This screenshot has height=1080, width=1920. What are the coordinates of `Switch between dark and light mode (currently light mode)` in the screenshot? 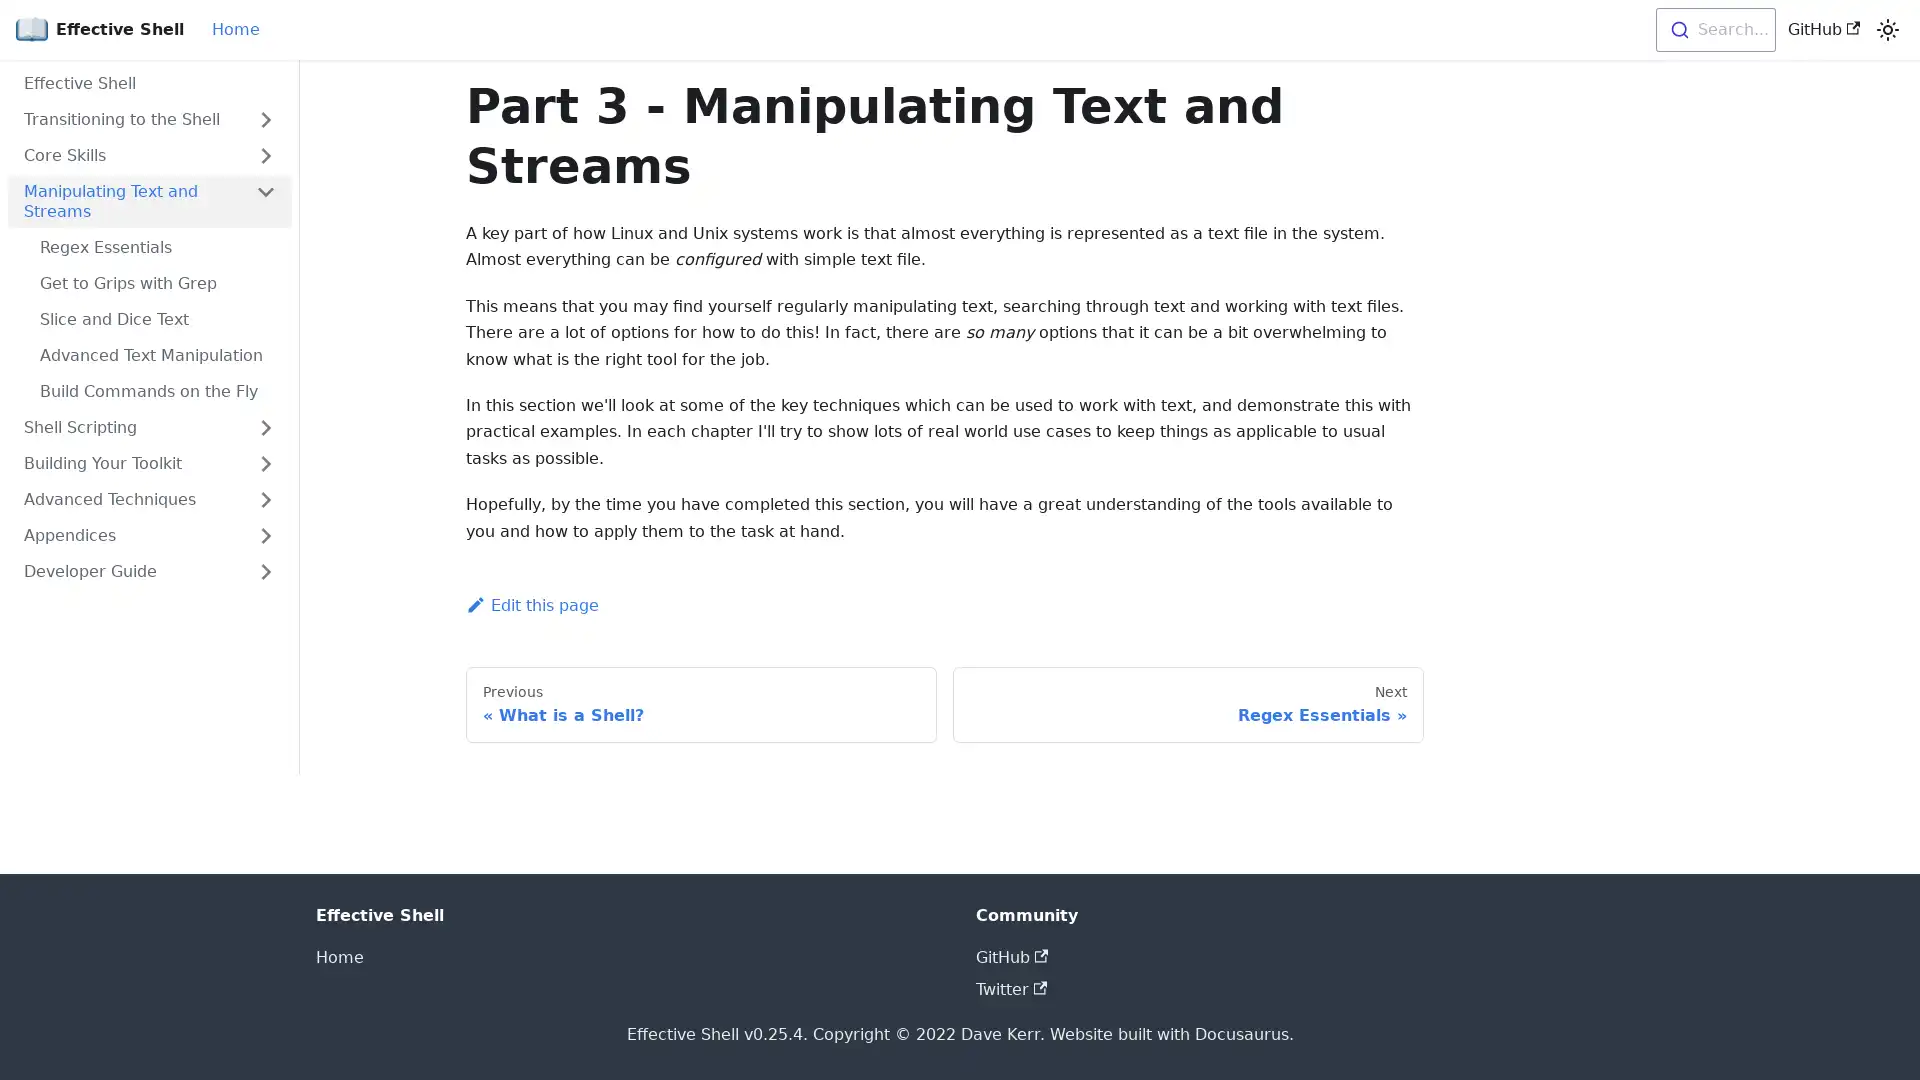 It's located at (1886, 30).